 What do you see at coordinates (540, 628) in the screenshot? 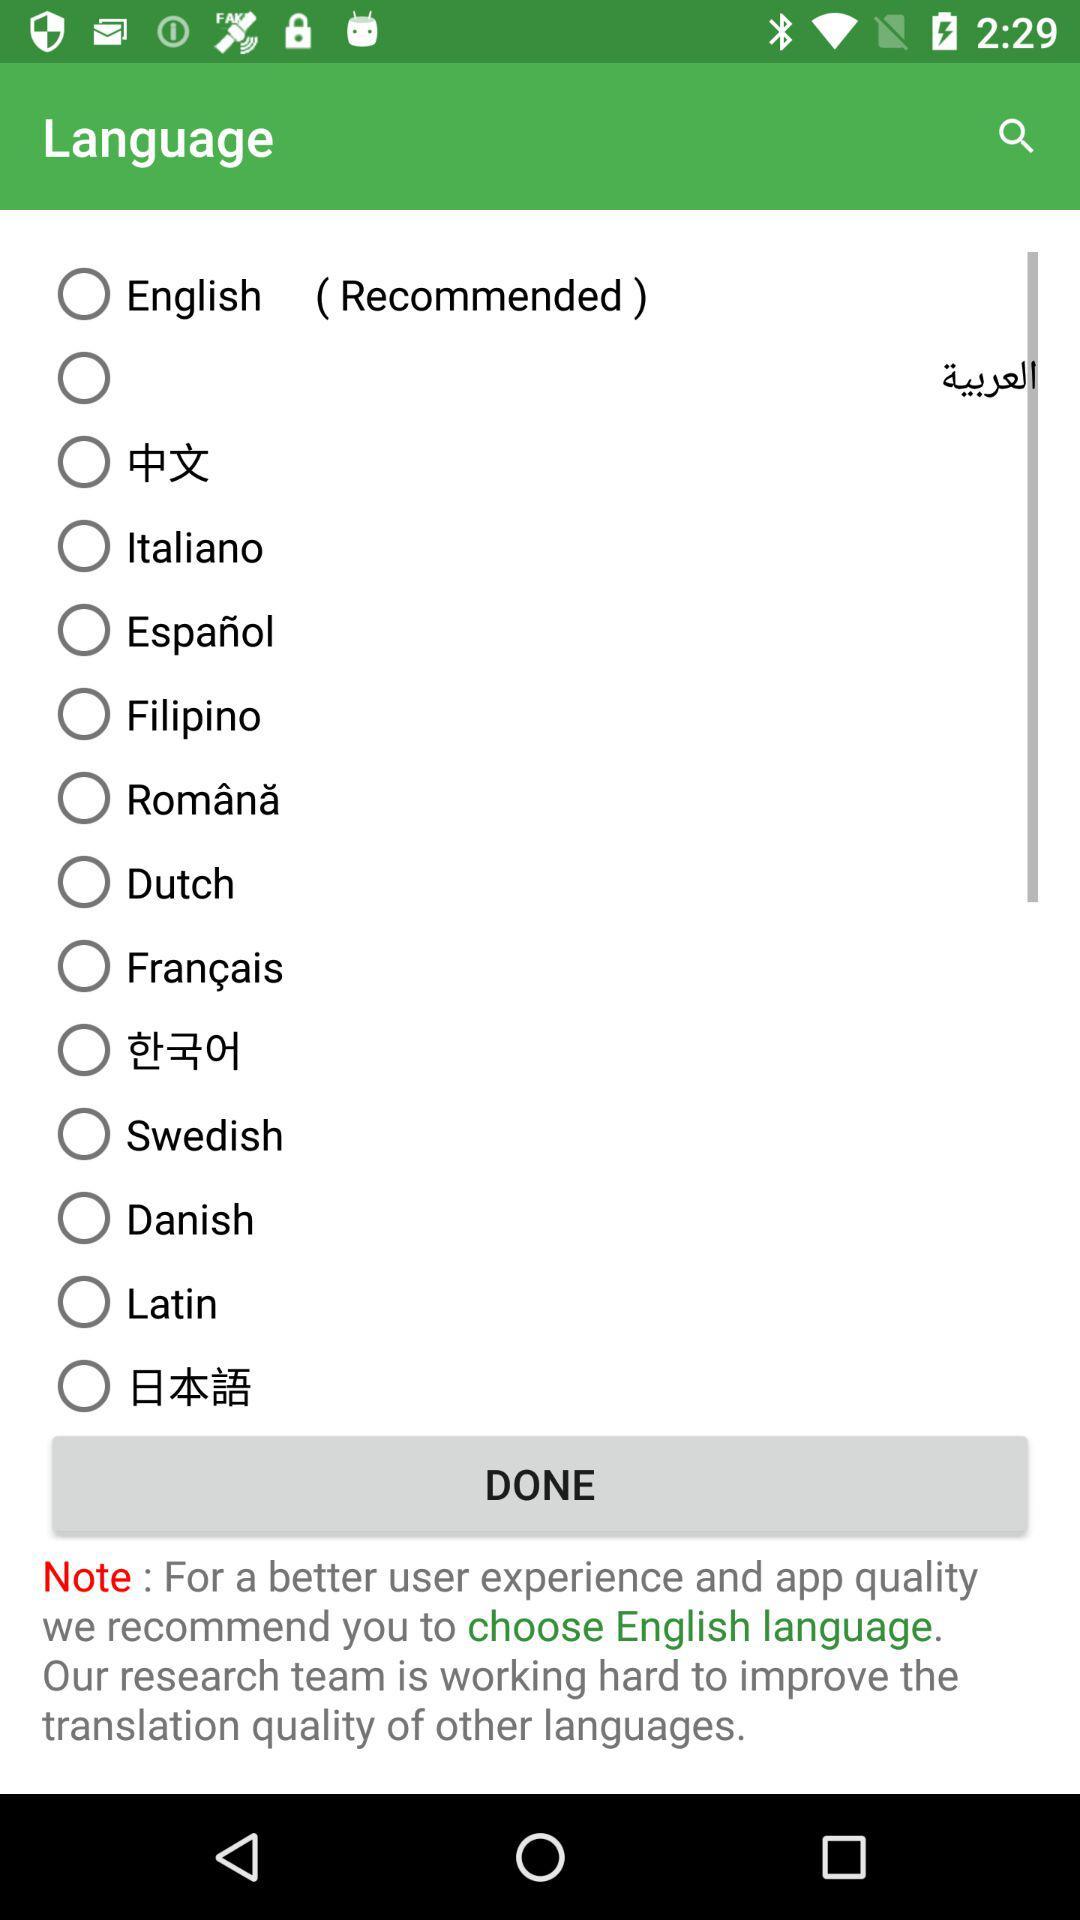
I see `the icon below italiano icon` at bounding box center [540, 628].